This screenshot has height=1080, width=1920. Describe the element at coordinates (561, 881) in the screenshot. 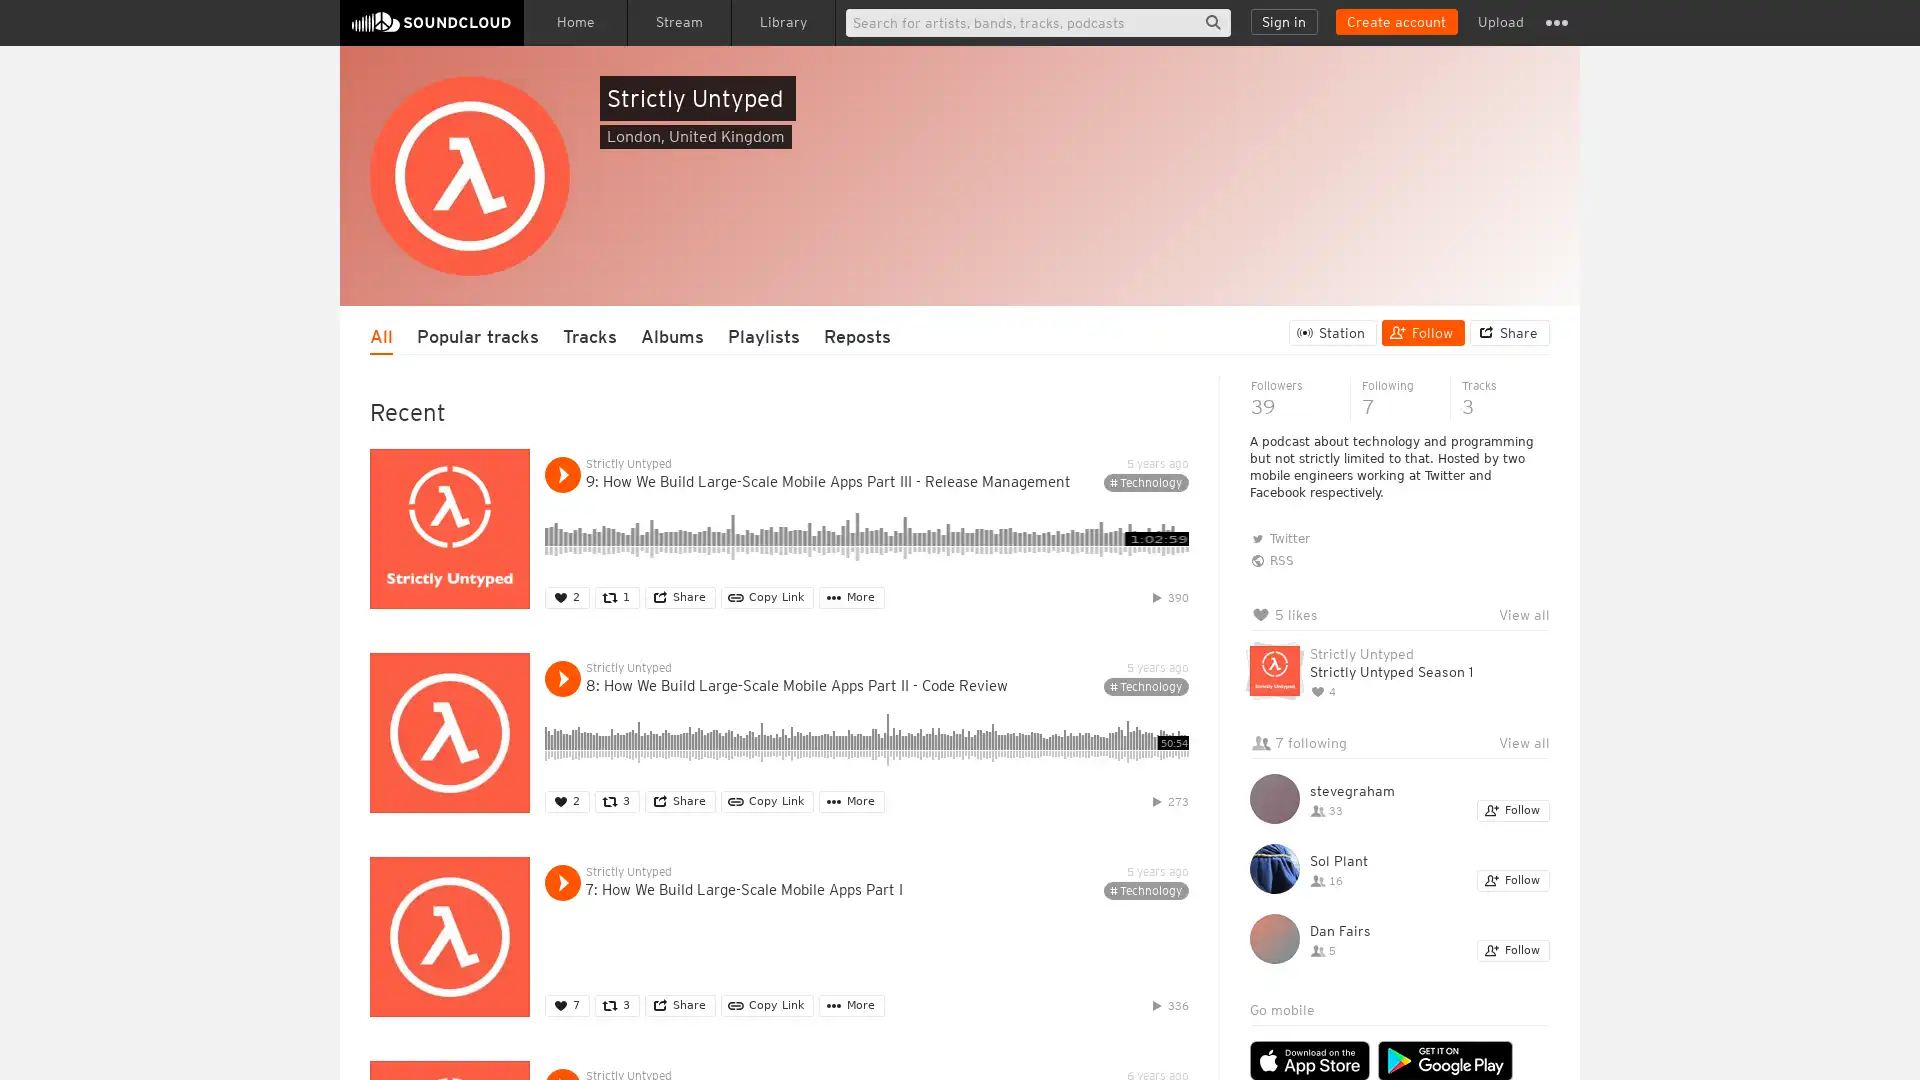

I see `Play` at that location.